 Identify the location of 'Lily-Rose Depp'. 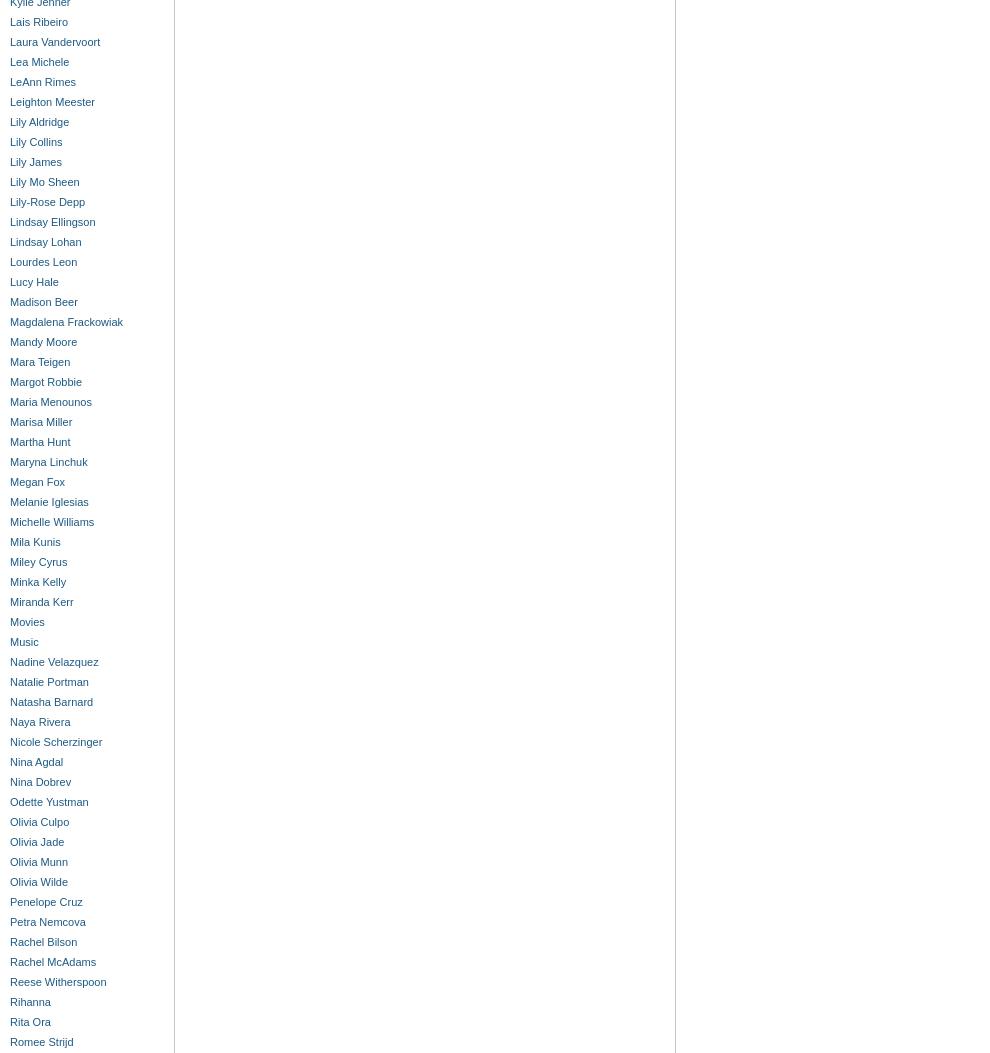
(46, 201).